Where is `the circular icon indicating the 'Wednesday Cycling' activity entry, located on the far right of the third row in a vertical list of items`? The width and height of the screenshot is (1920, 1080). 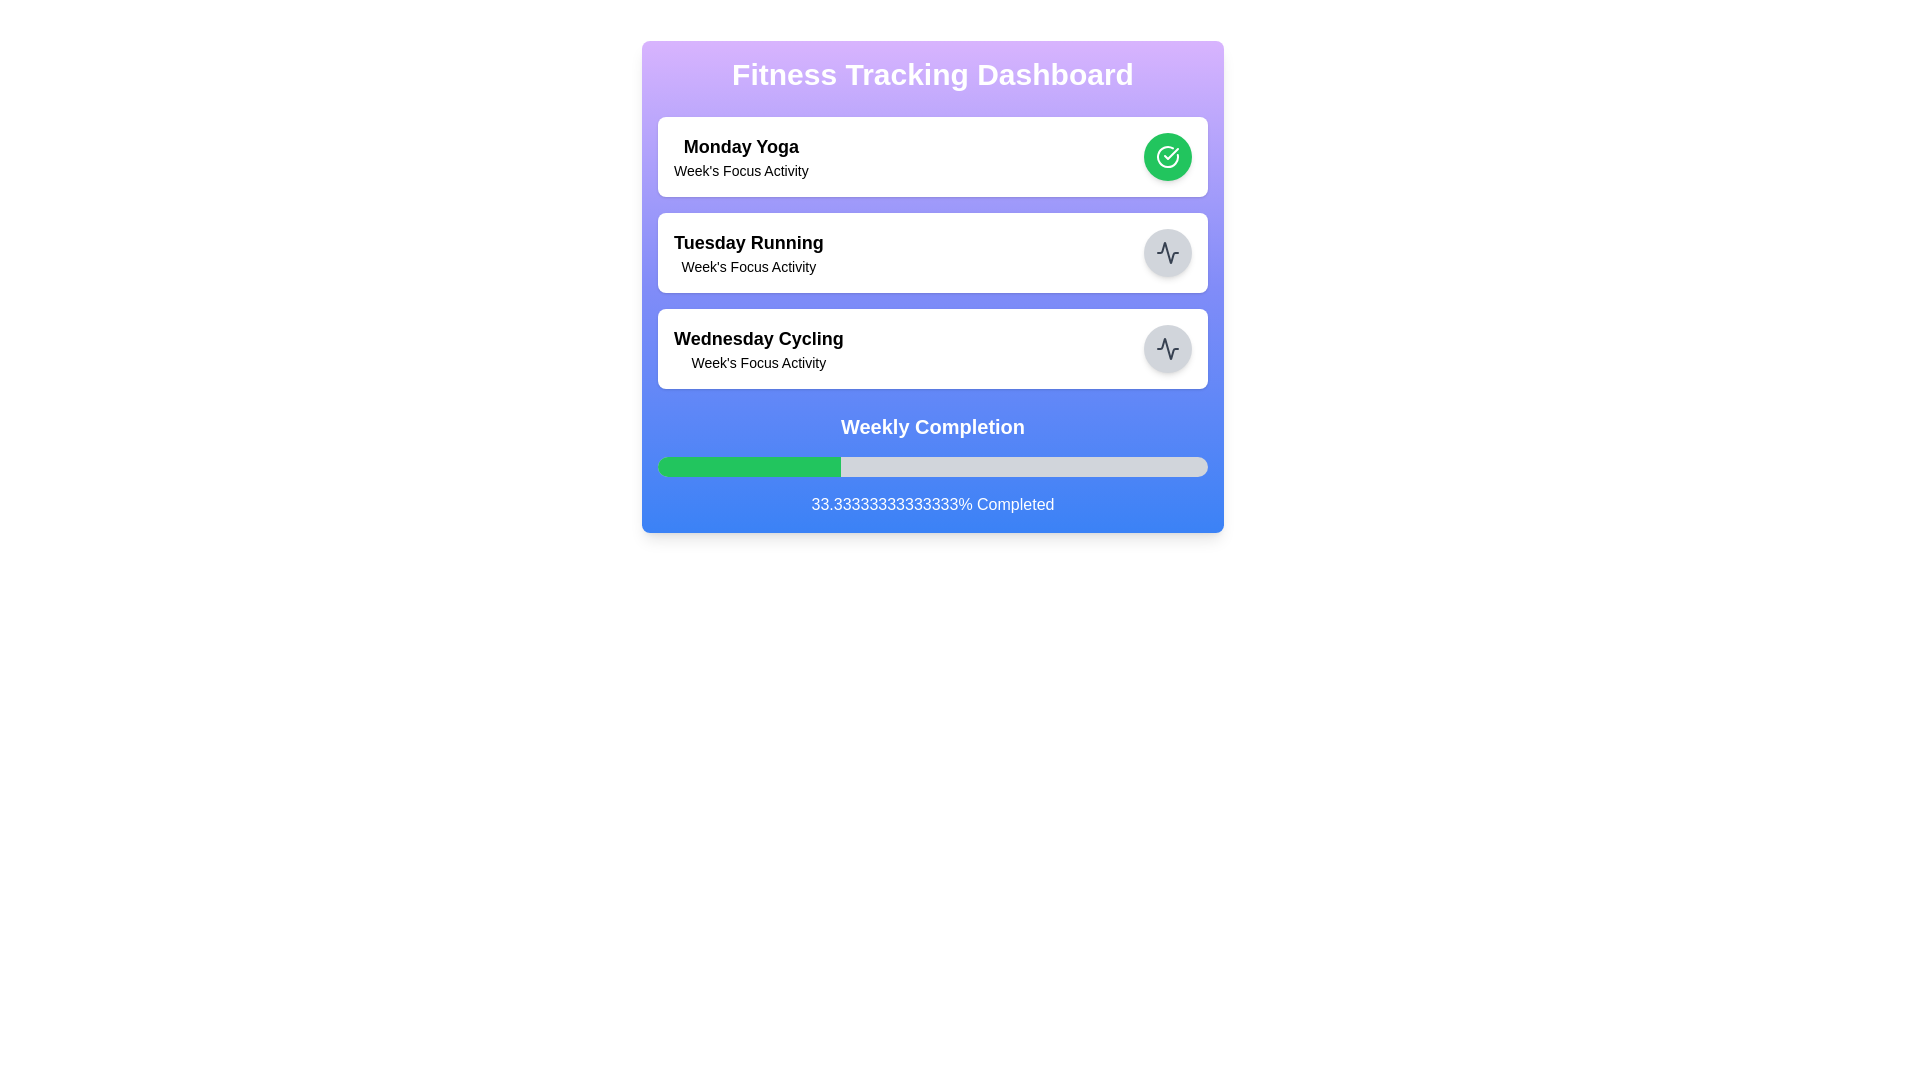
the circular icon indicating the 'Wednesday Cycling' activity entry, located on the far right of the third row in a vertical list of items is located at coordinates (1167, 252).